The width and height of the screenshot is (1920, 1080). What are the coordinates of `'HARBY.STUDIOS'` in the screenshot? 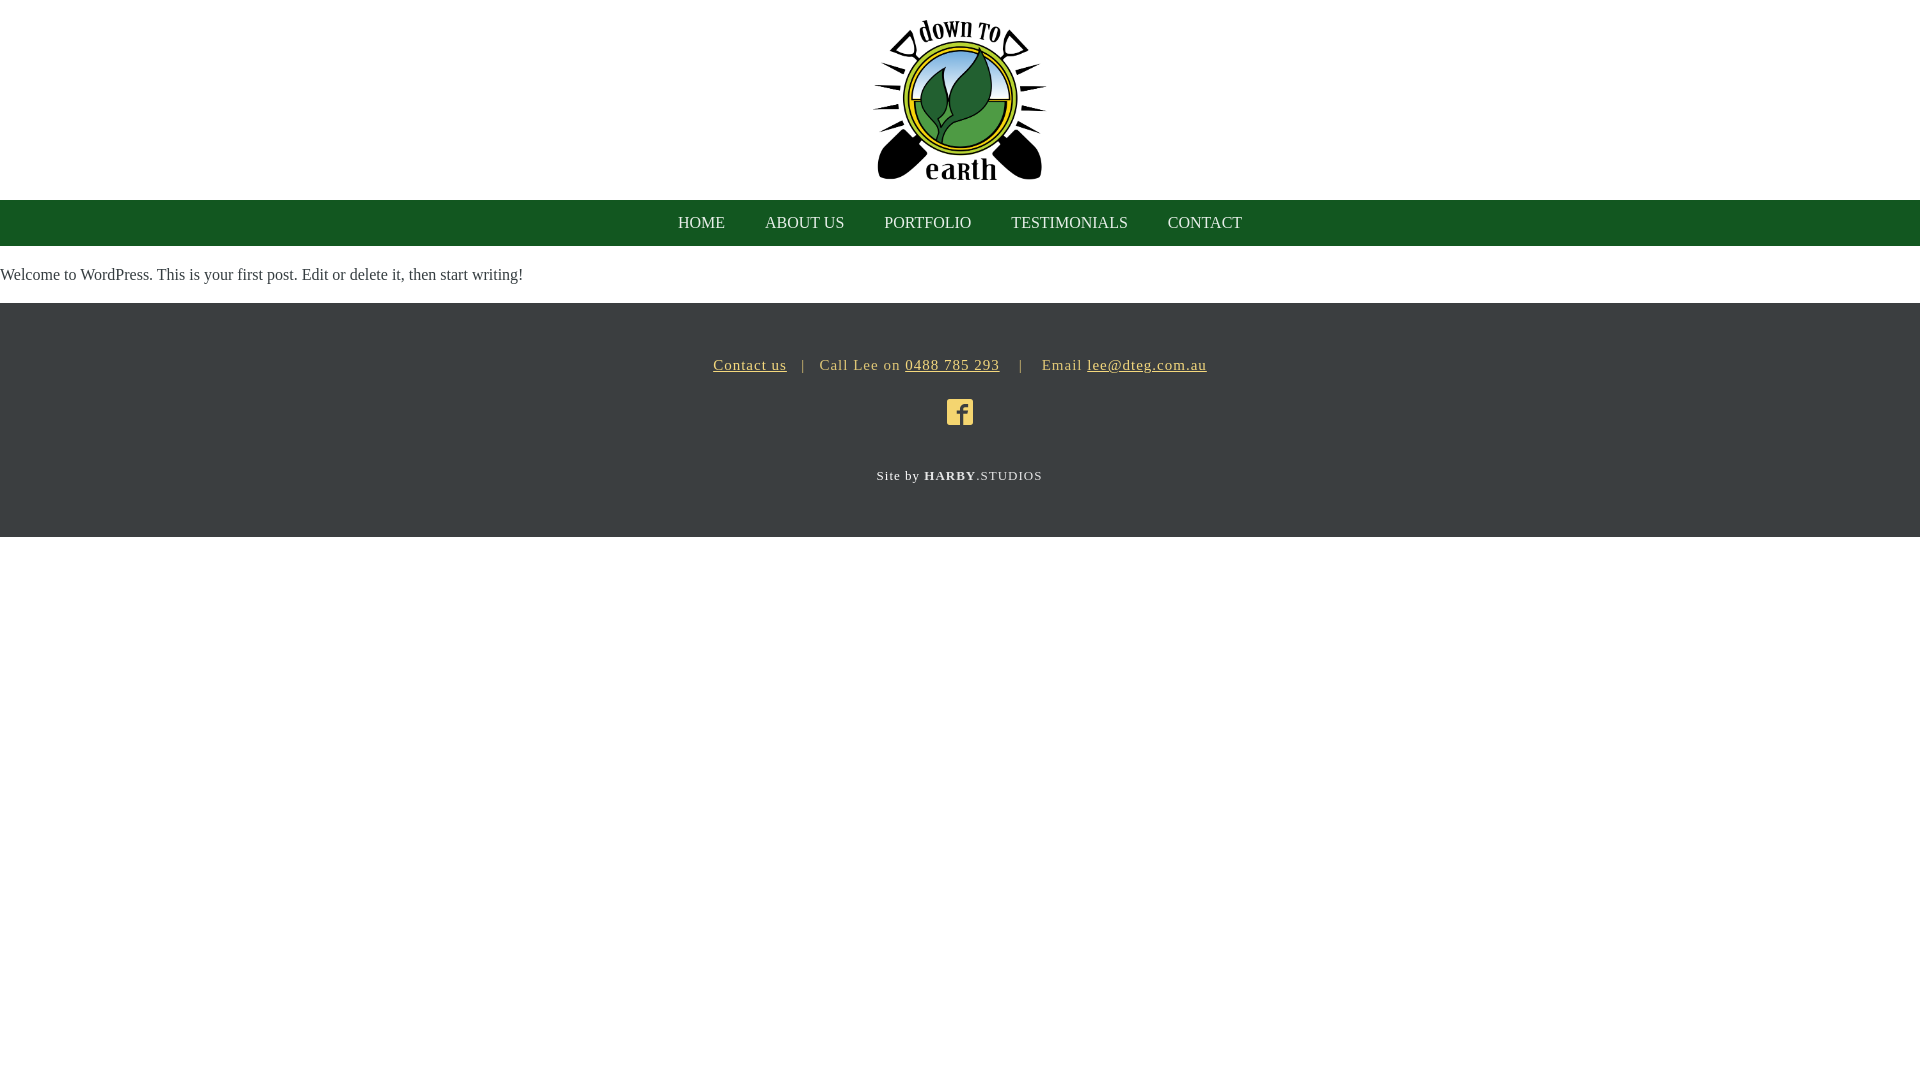 It's located at (983, 475).